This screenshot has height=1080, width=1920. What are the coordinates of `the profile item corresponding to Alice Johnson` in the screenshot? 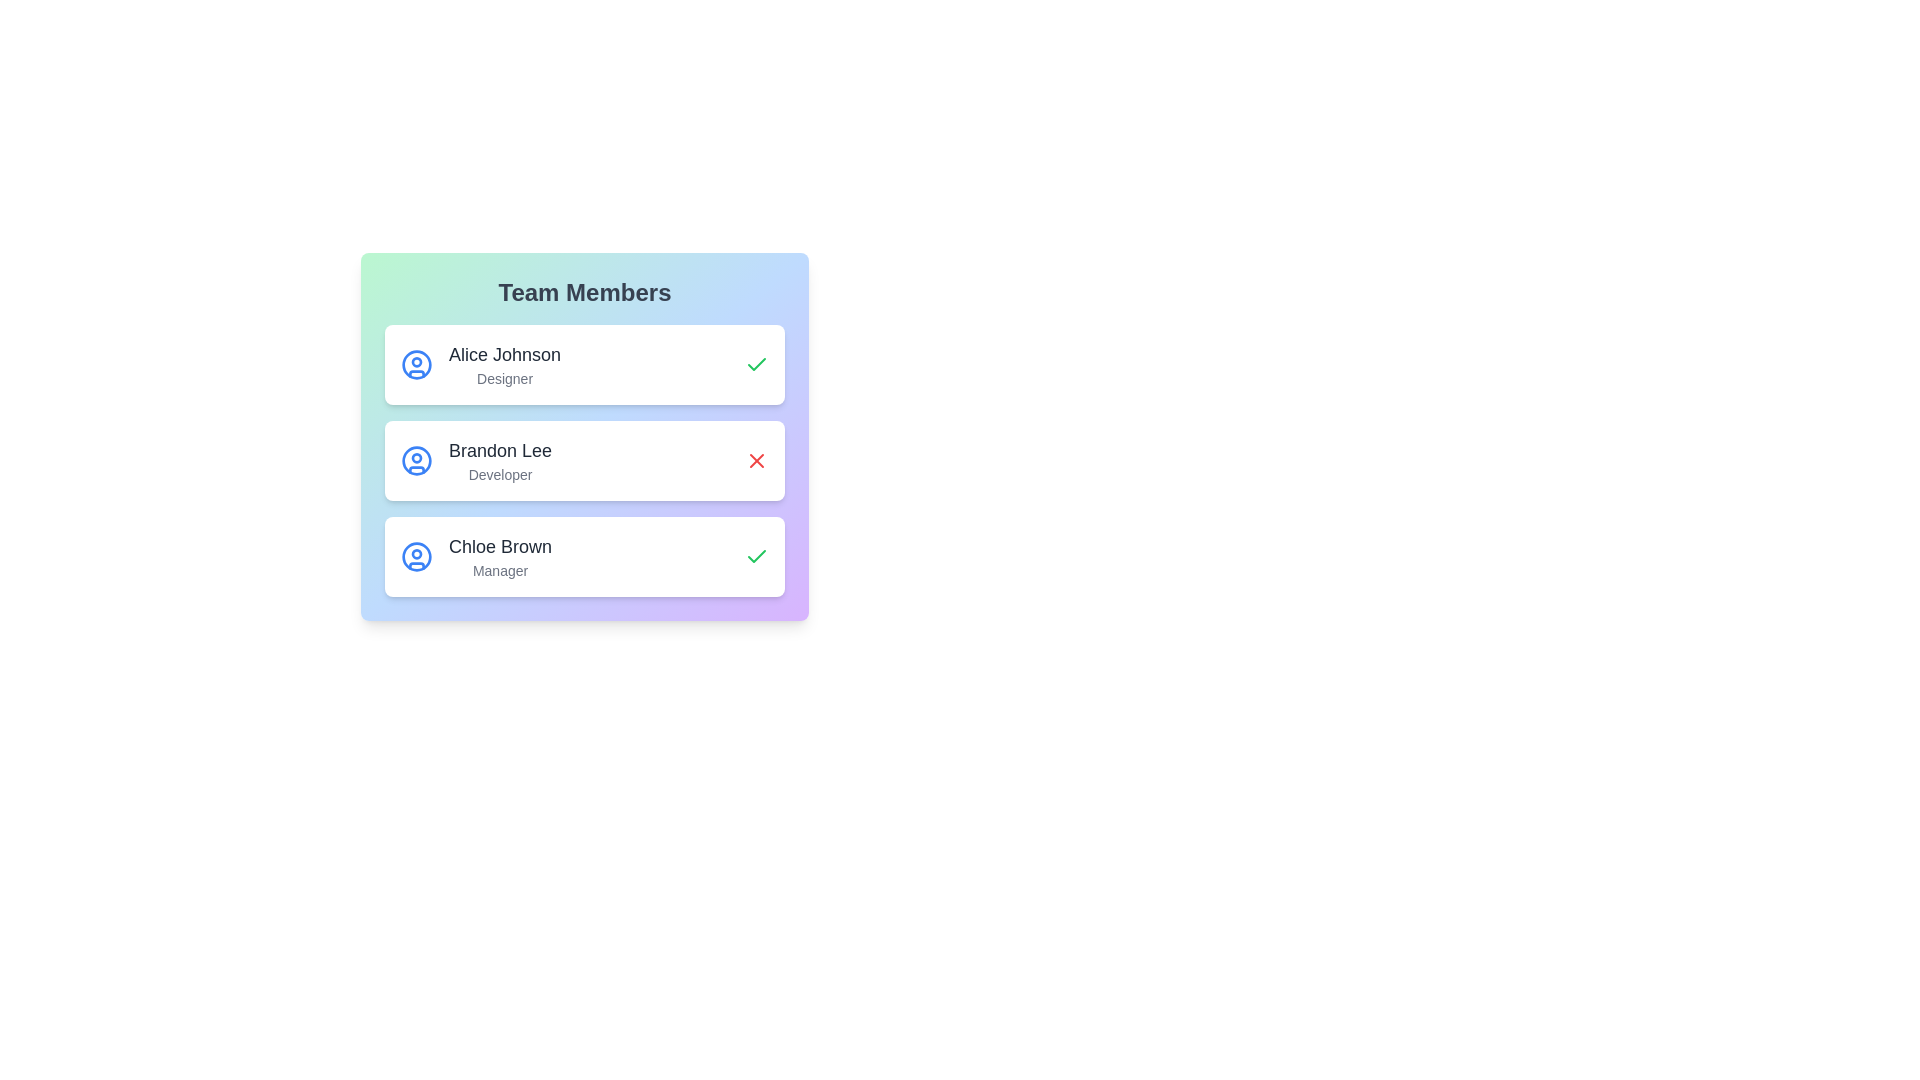 It's located at (584, 365).